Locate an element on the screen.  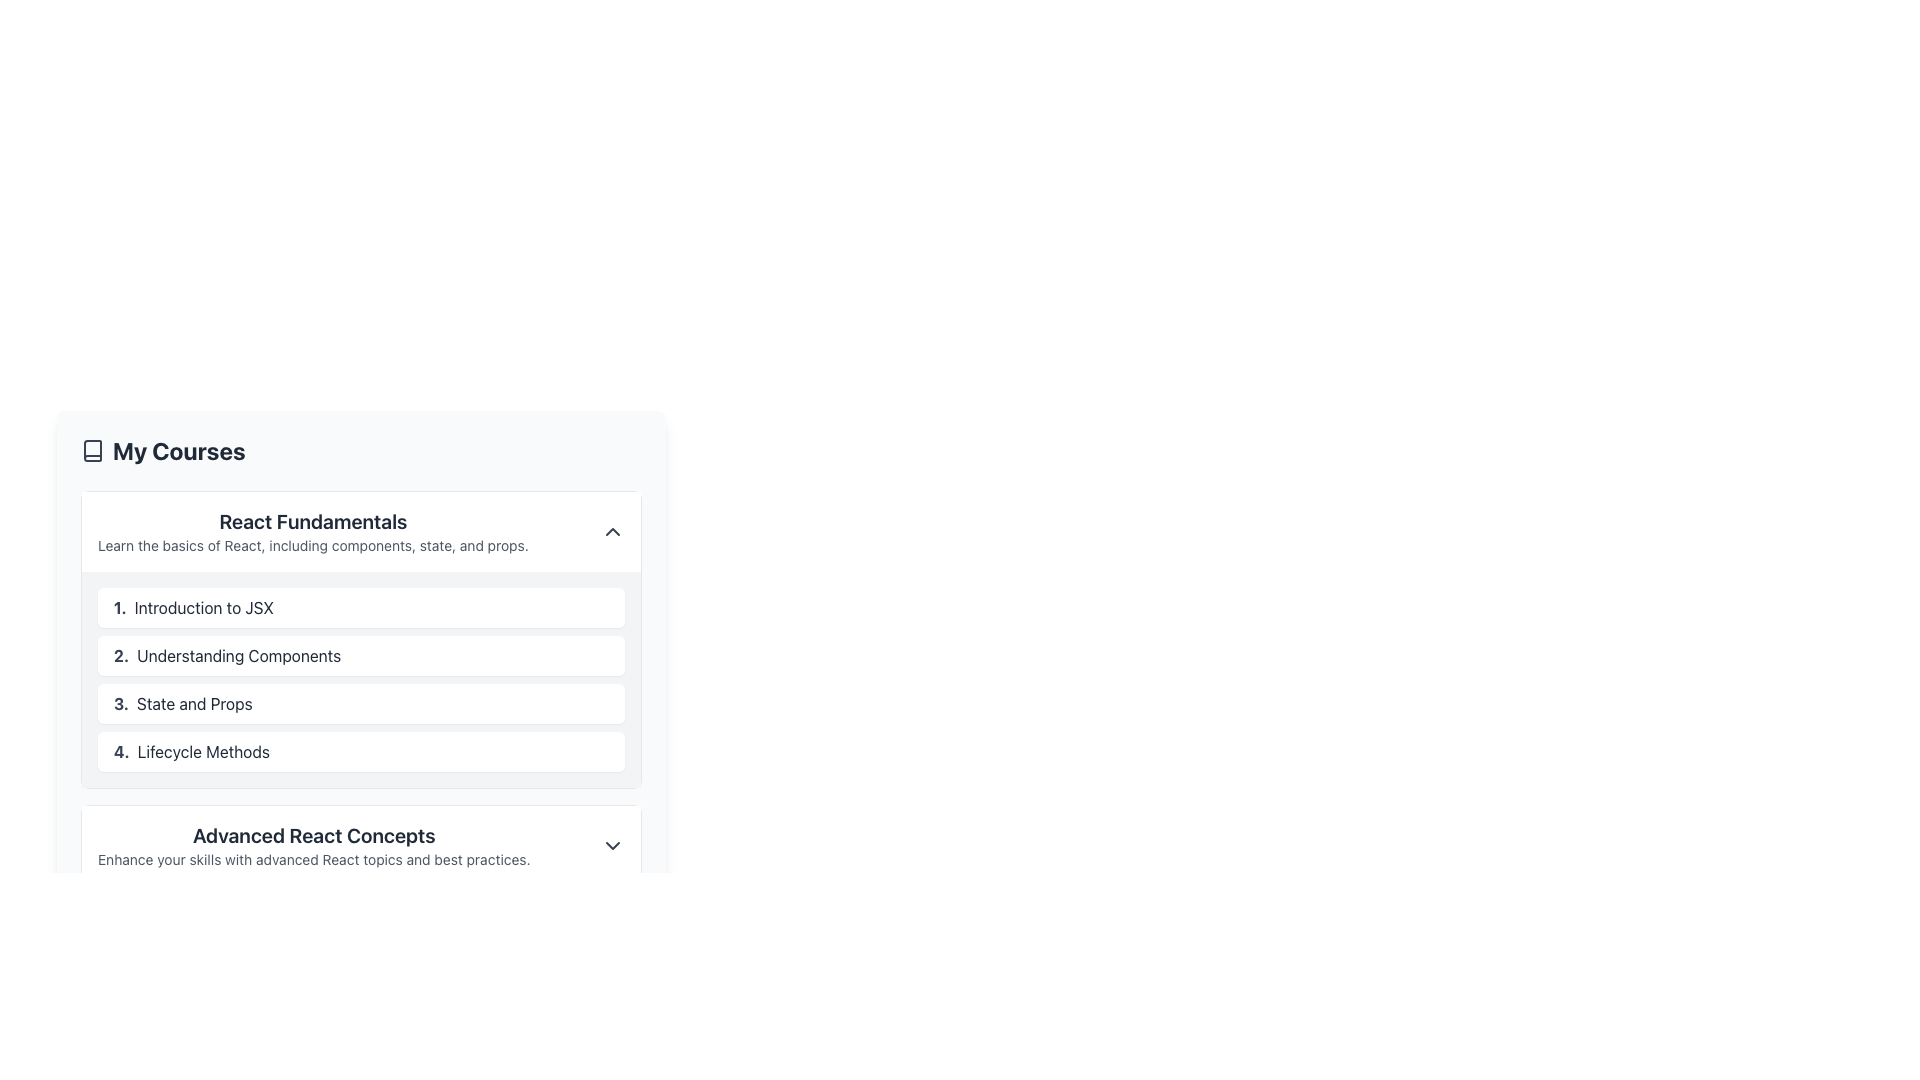
the Text Display element that provides a title and description for a course in the 'My Courses' panel is located at coordinates (312, 531).